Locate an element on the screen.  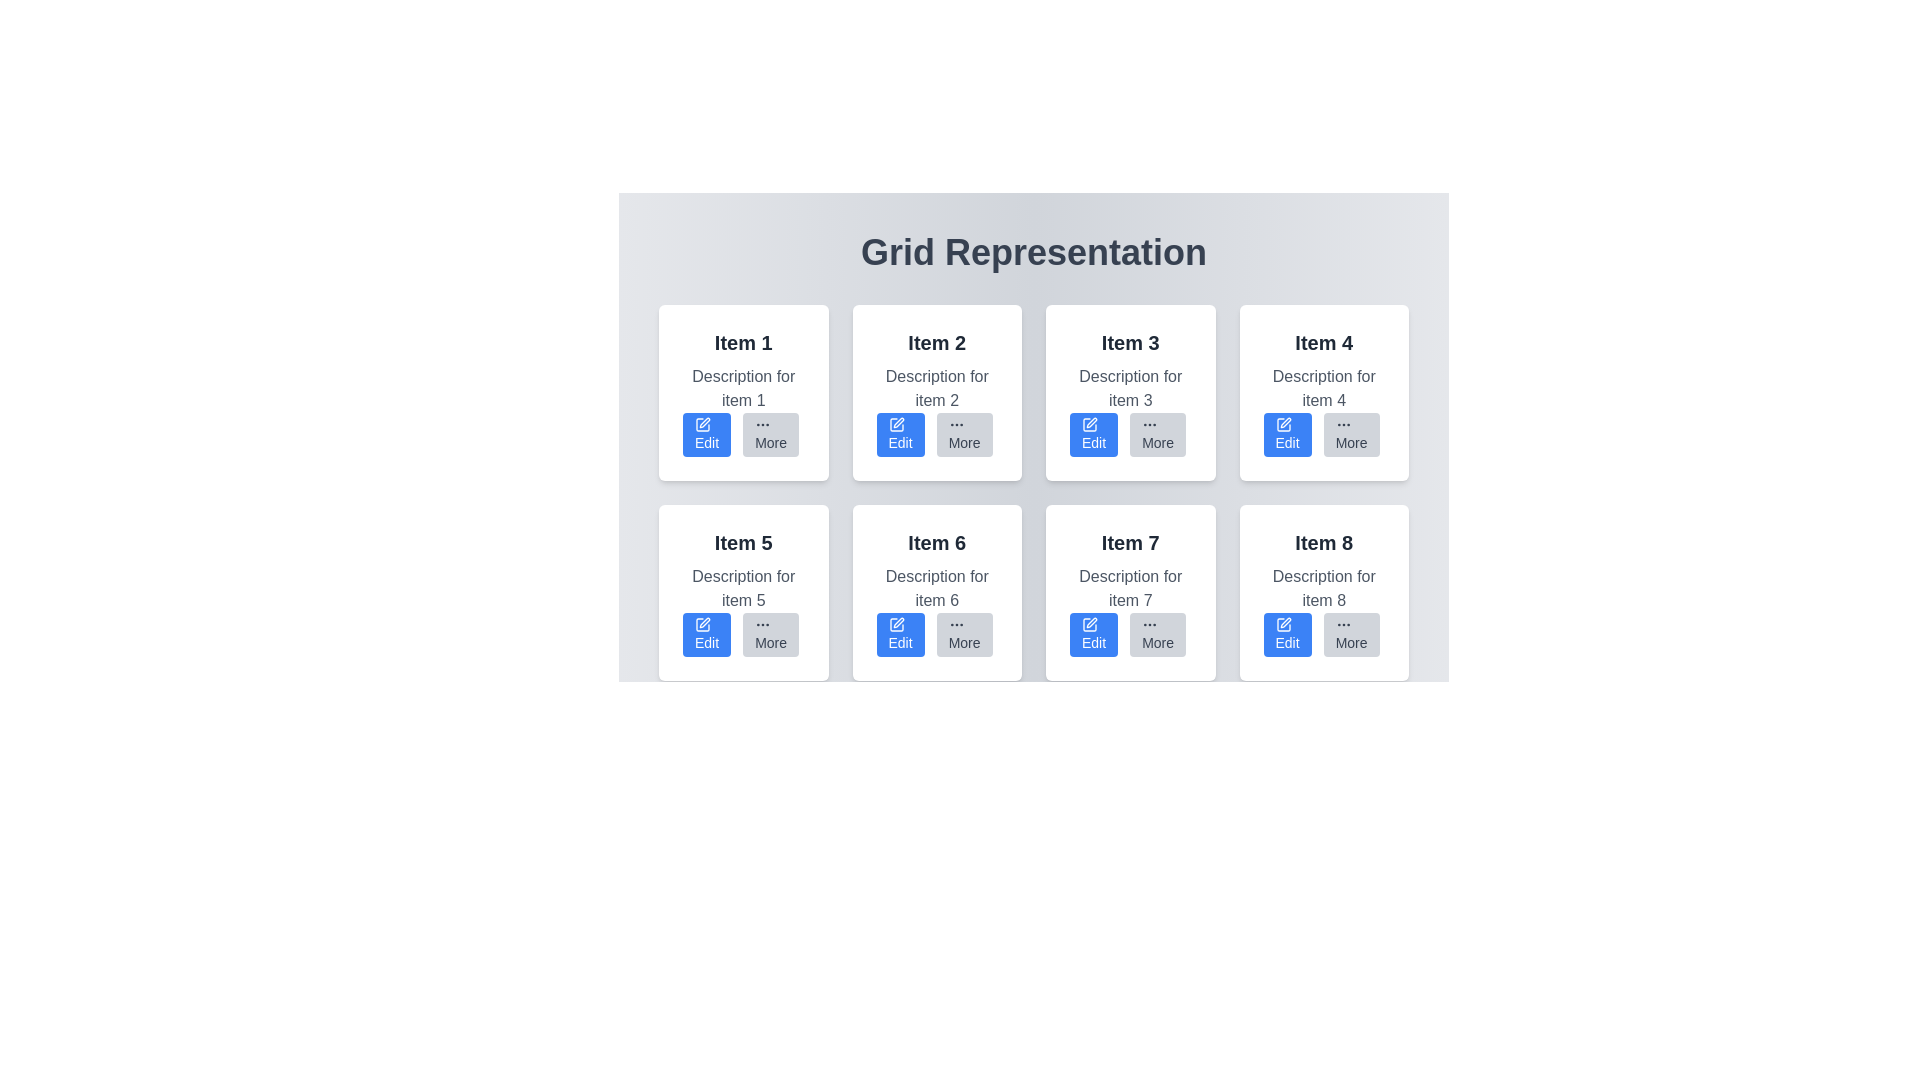
the 'Edit' action button icon located inside the blue button on the card labeled 'Item 1' in the top-left corner of the grid layout is located at coordinates (702, 423).